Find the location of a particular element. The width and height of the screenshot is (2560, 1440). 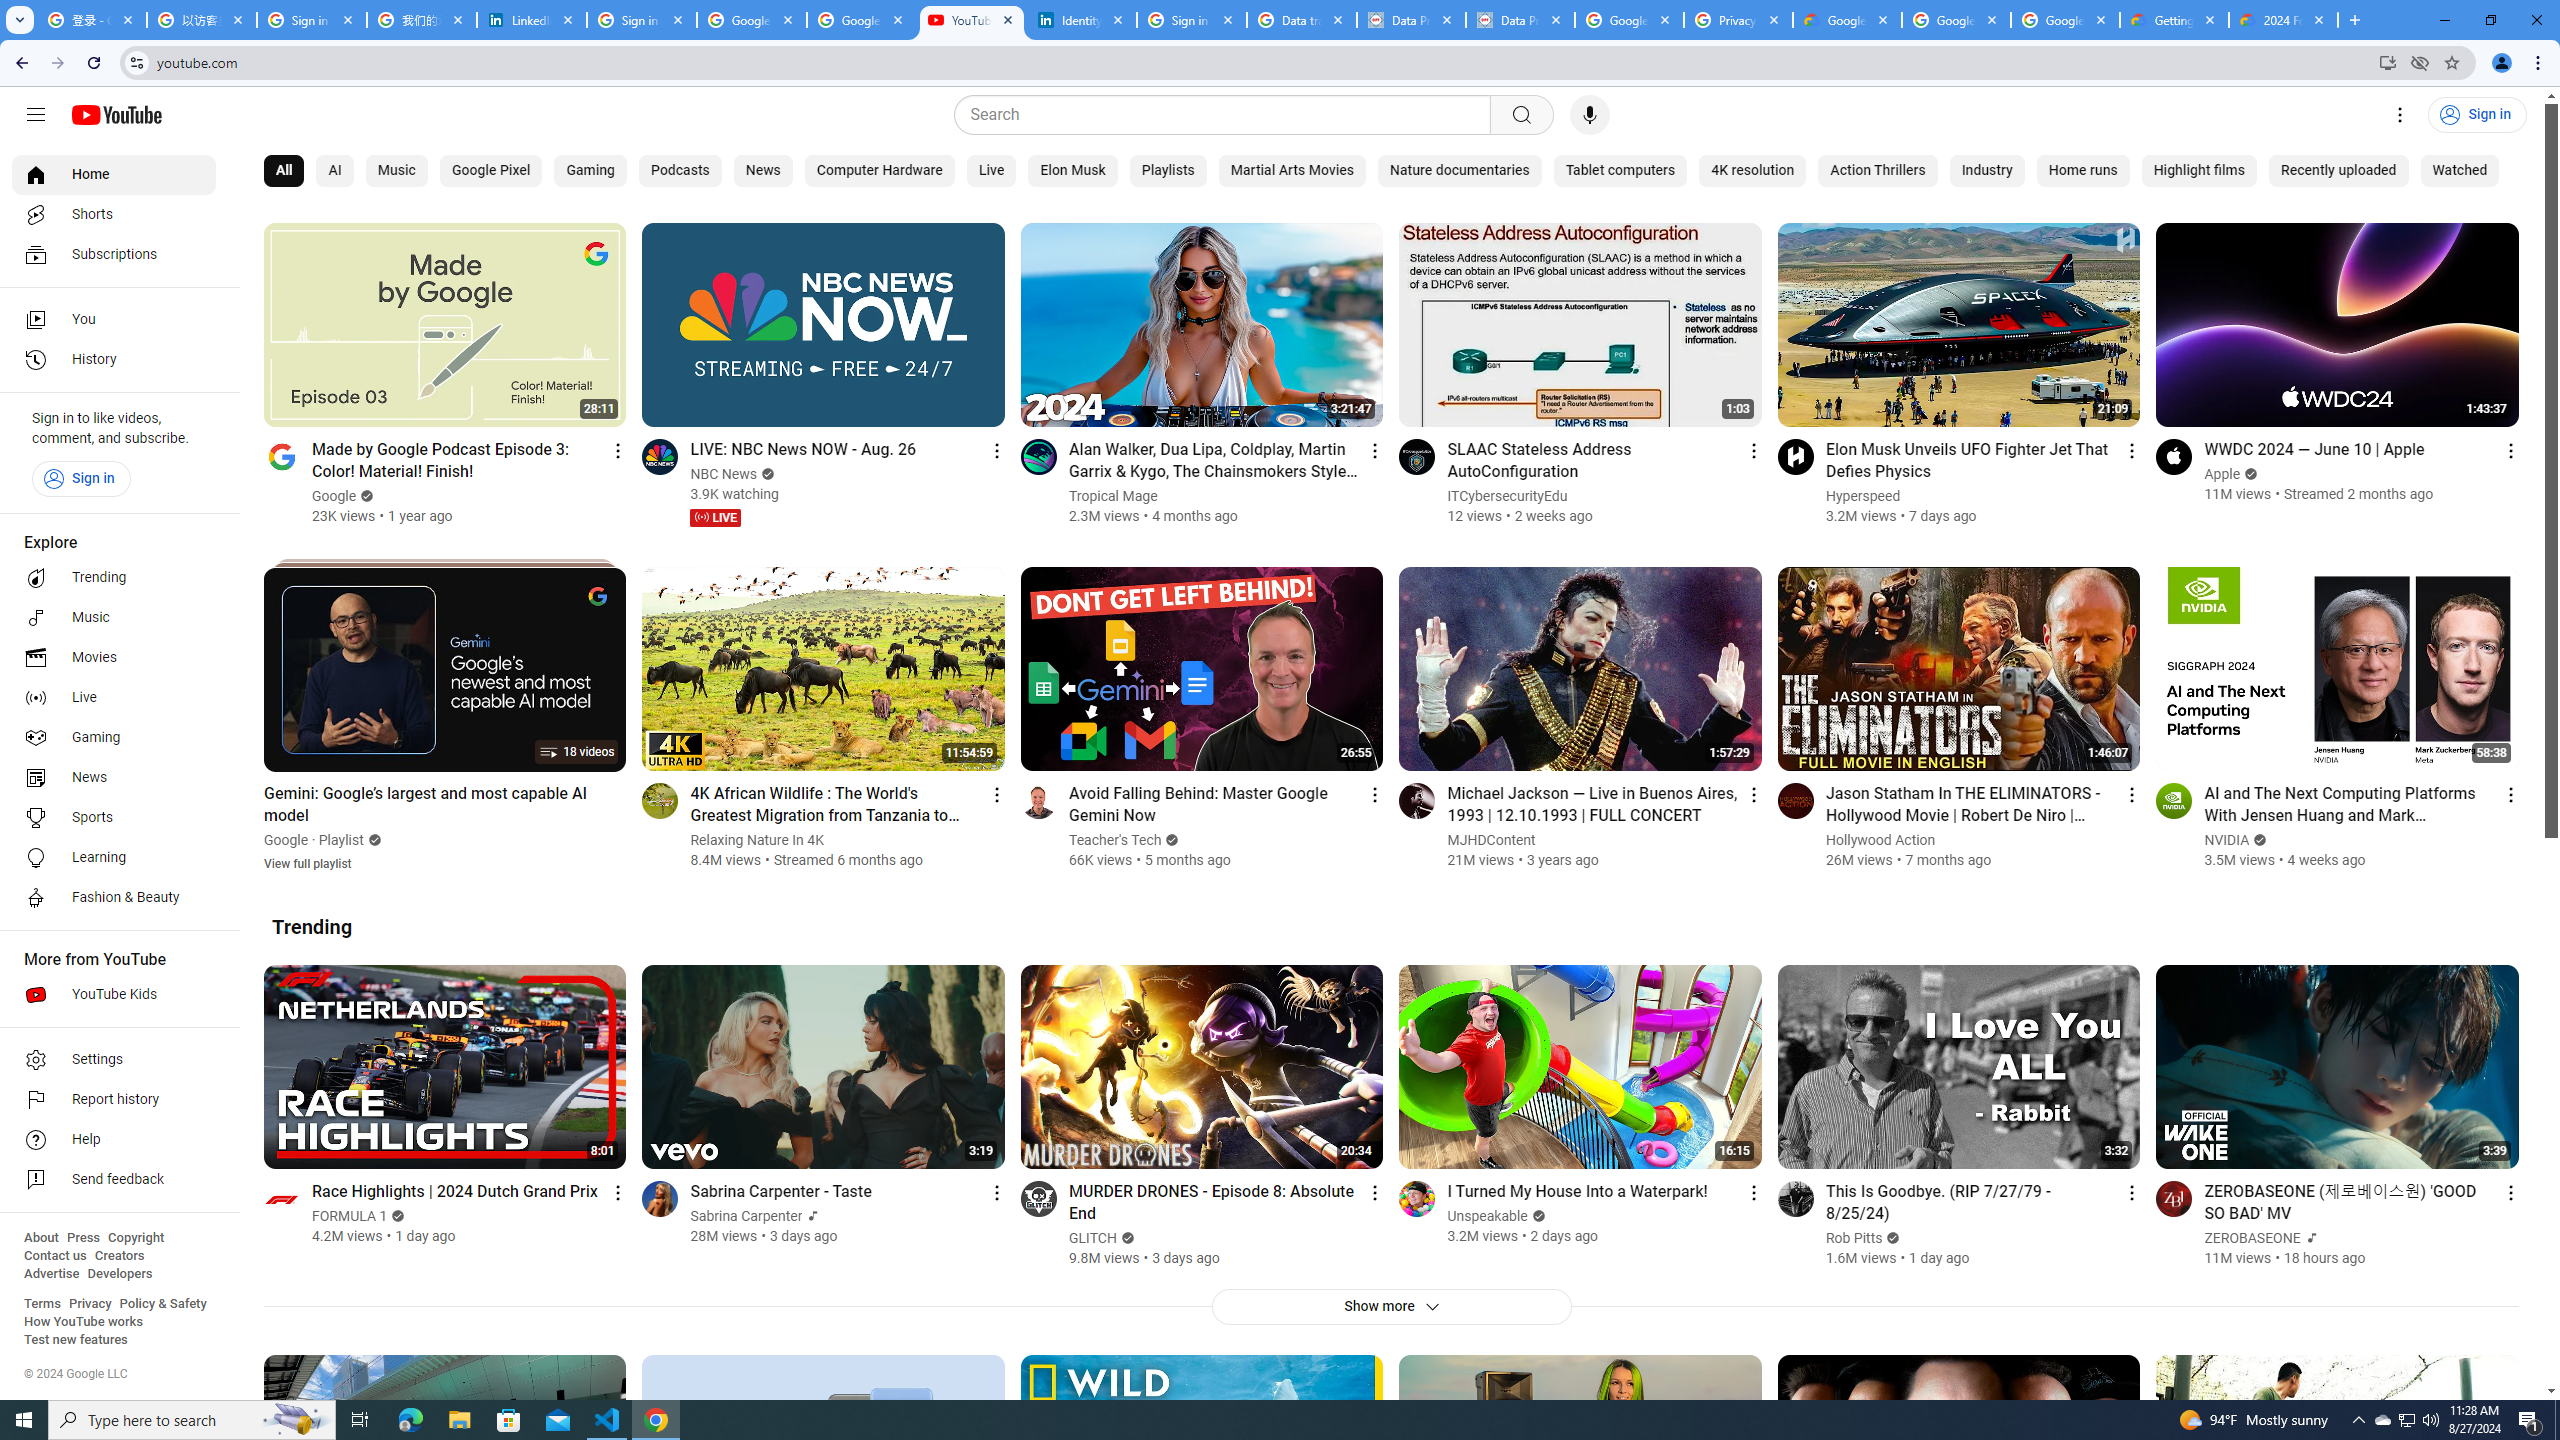

'4K resolution' is located at coordinates (1752, 171).